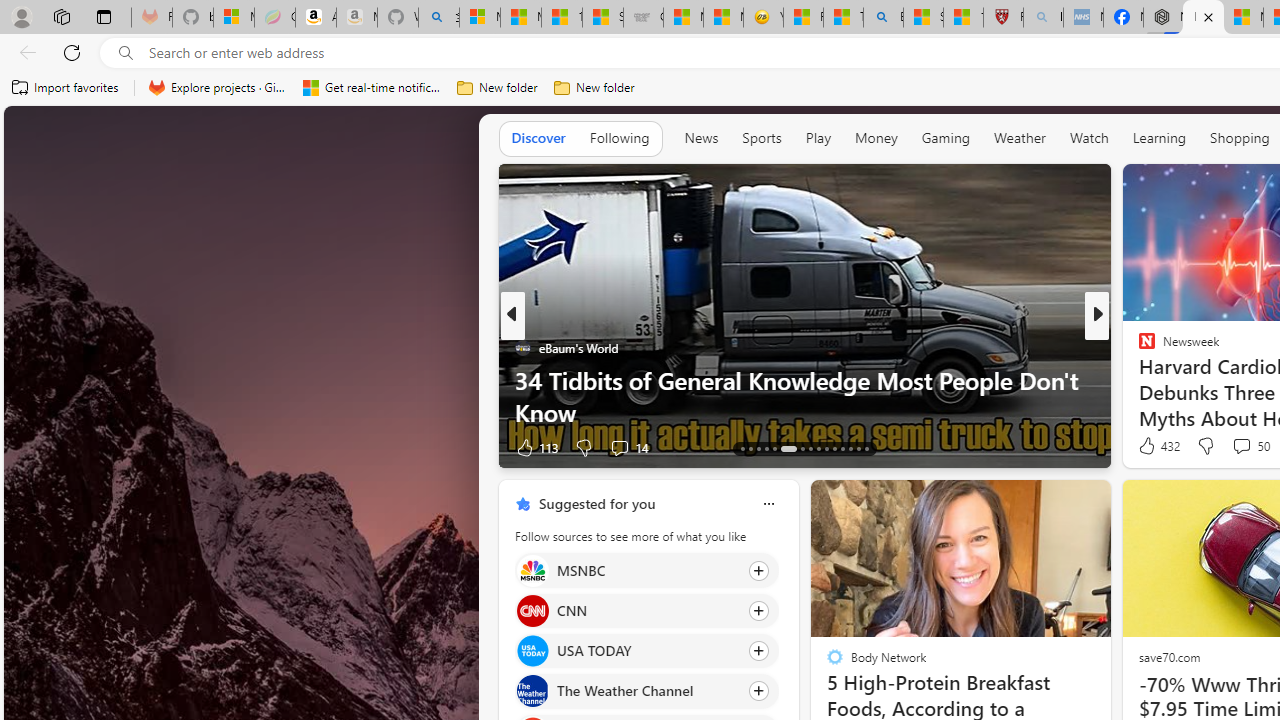 The height and width of the screenshot is (720, 1280). I want to click on '22 Like', so click(1149, 446).